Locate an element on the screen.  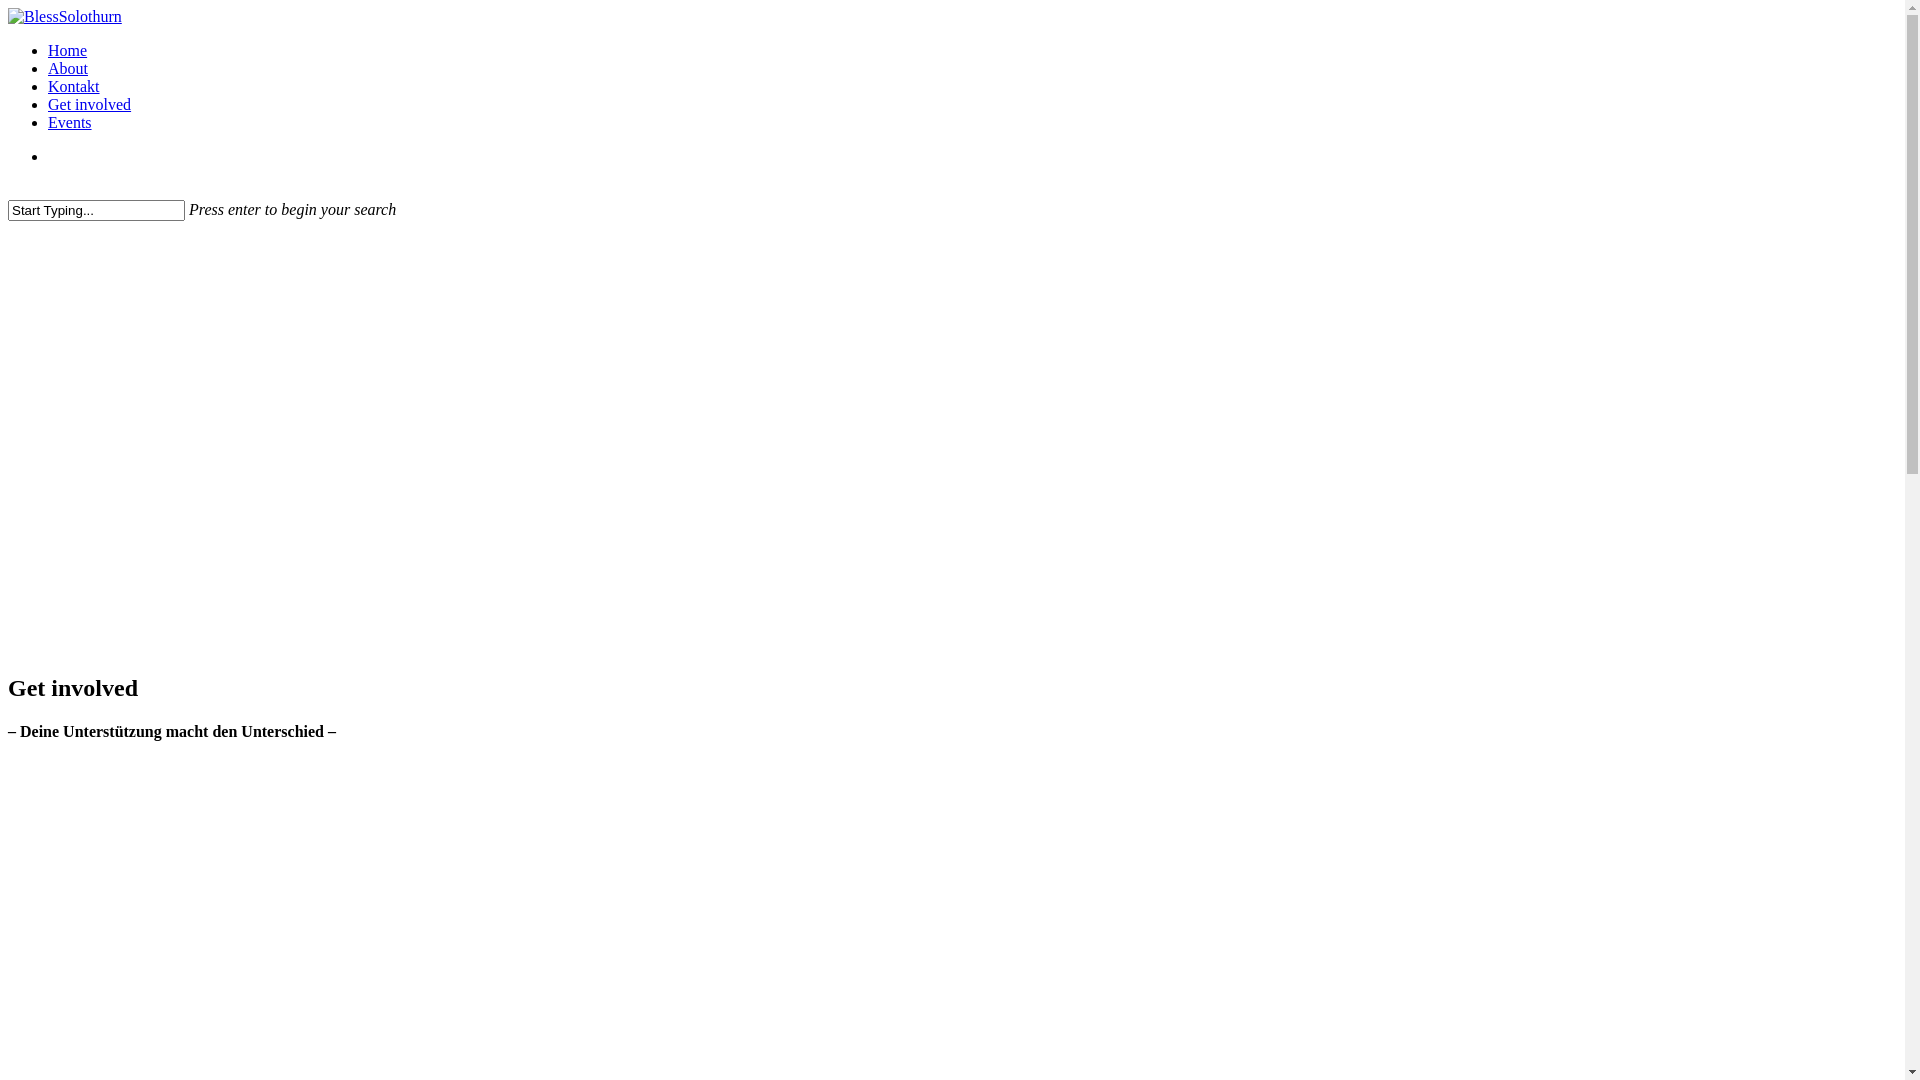
'Get involved' is located at coordinates (88, 104).